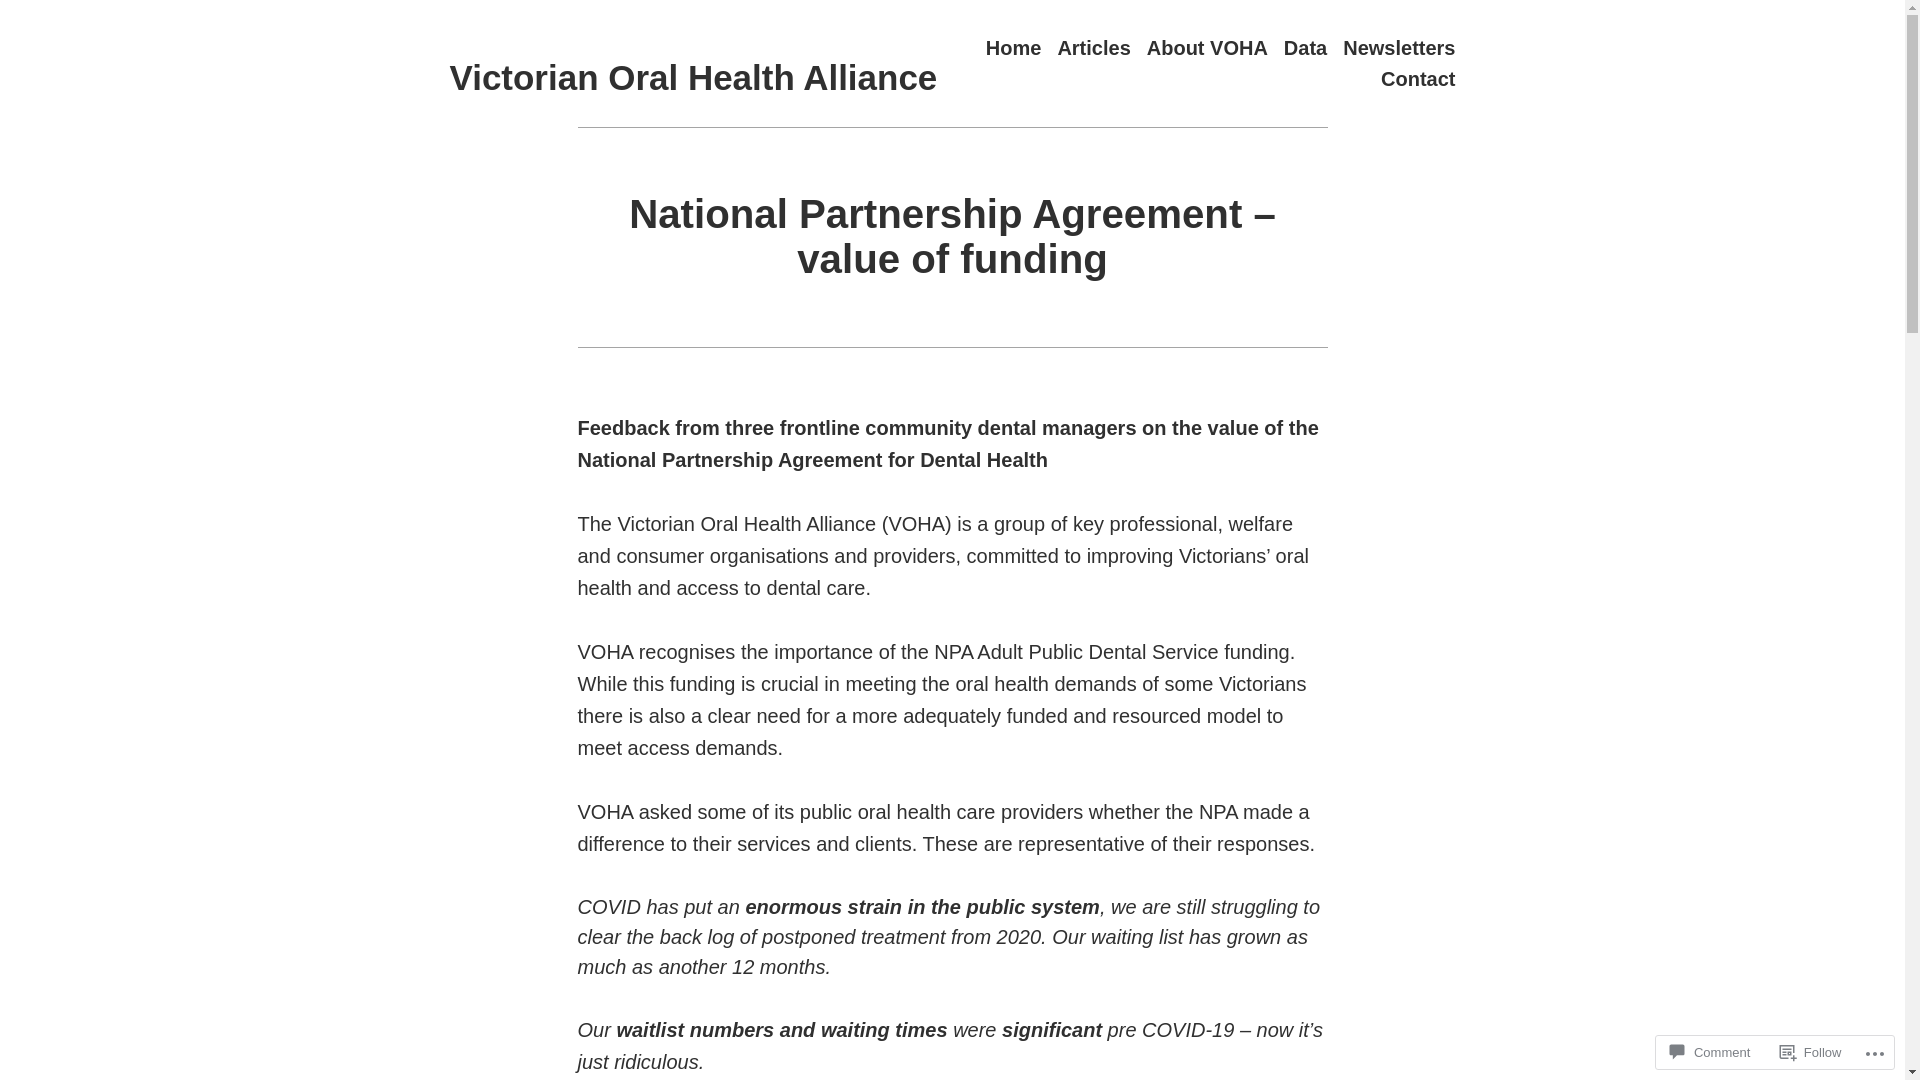 This screenshot has height=1080, width=1920. Describe the element at coordinates (1092, 46) in the screenshot. I see `'Articles'` at that location.